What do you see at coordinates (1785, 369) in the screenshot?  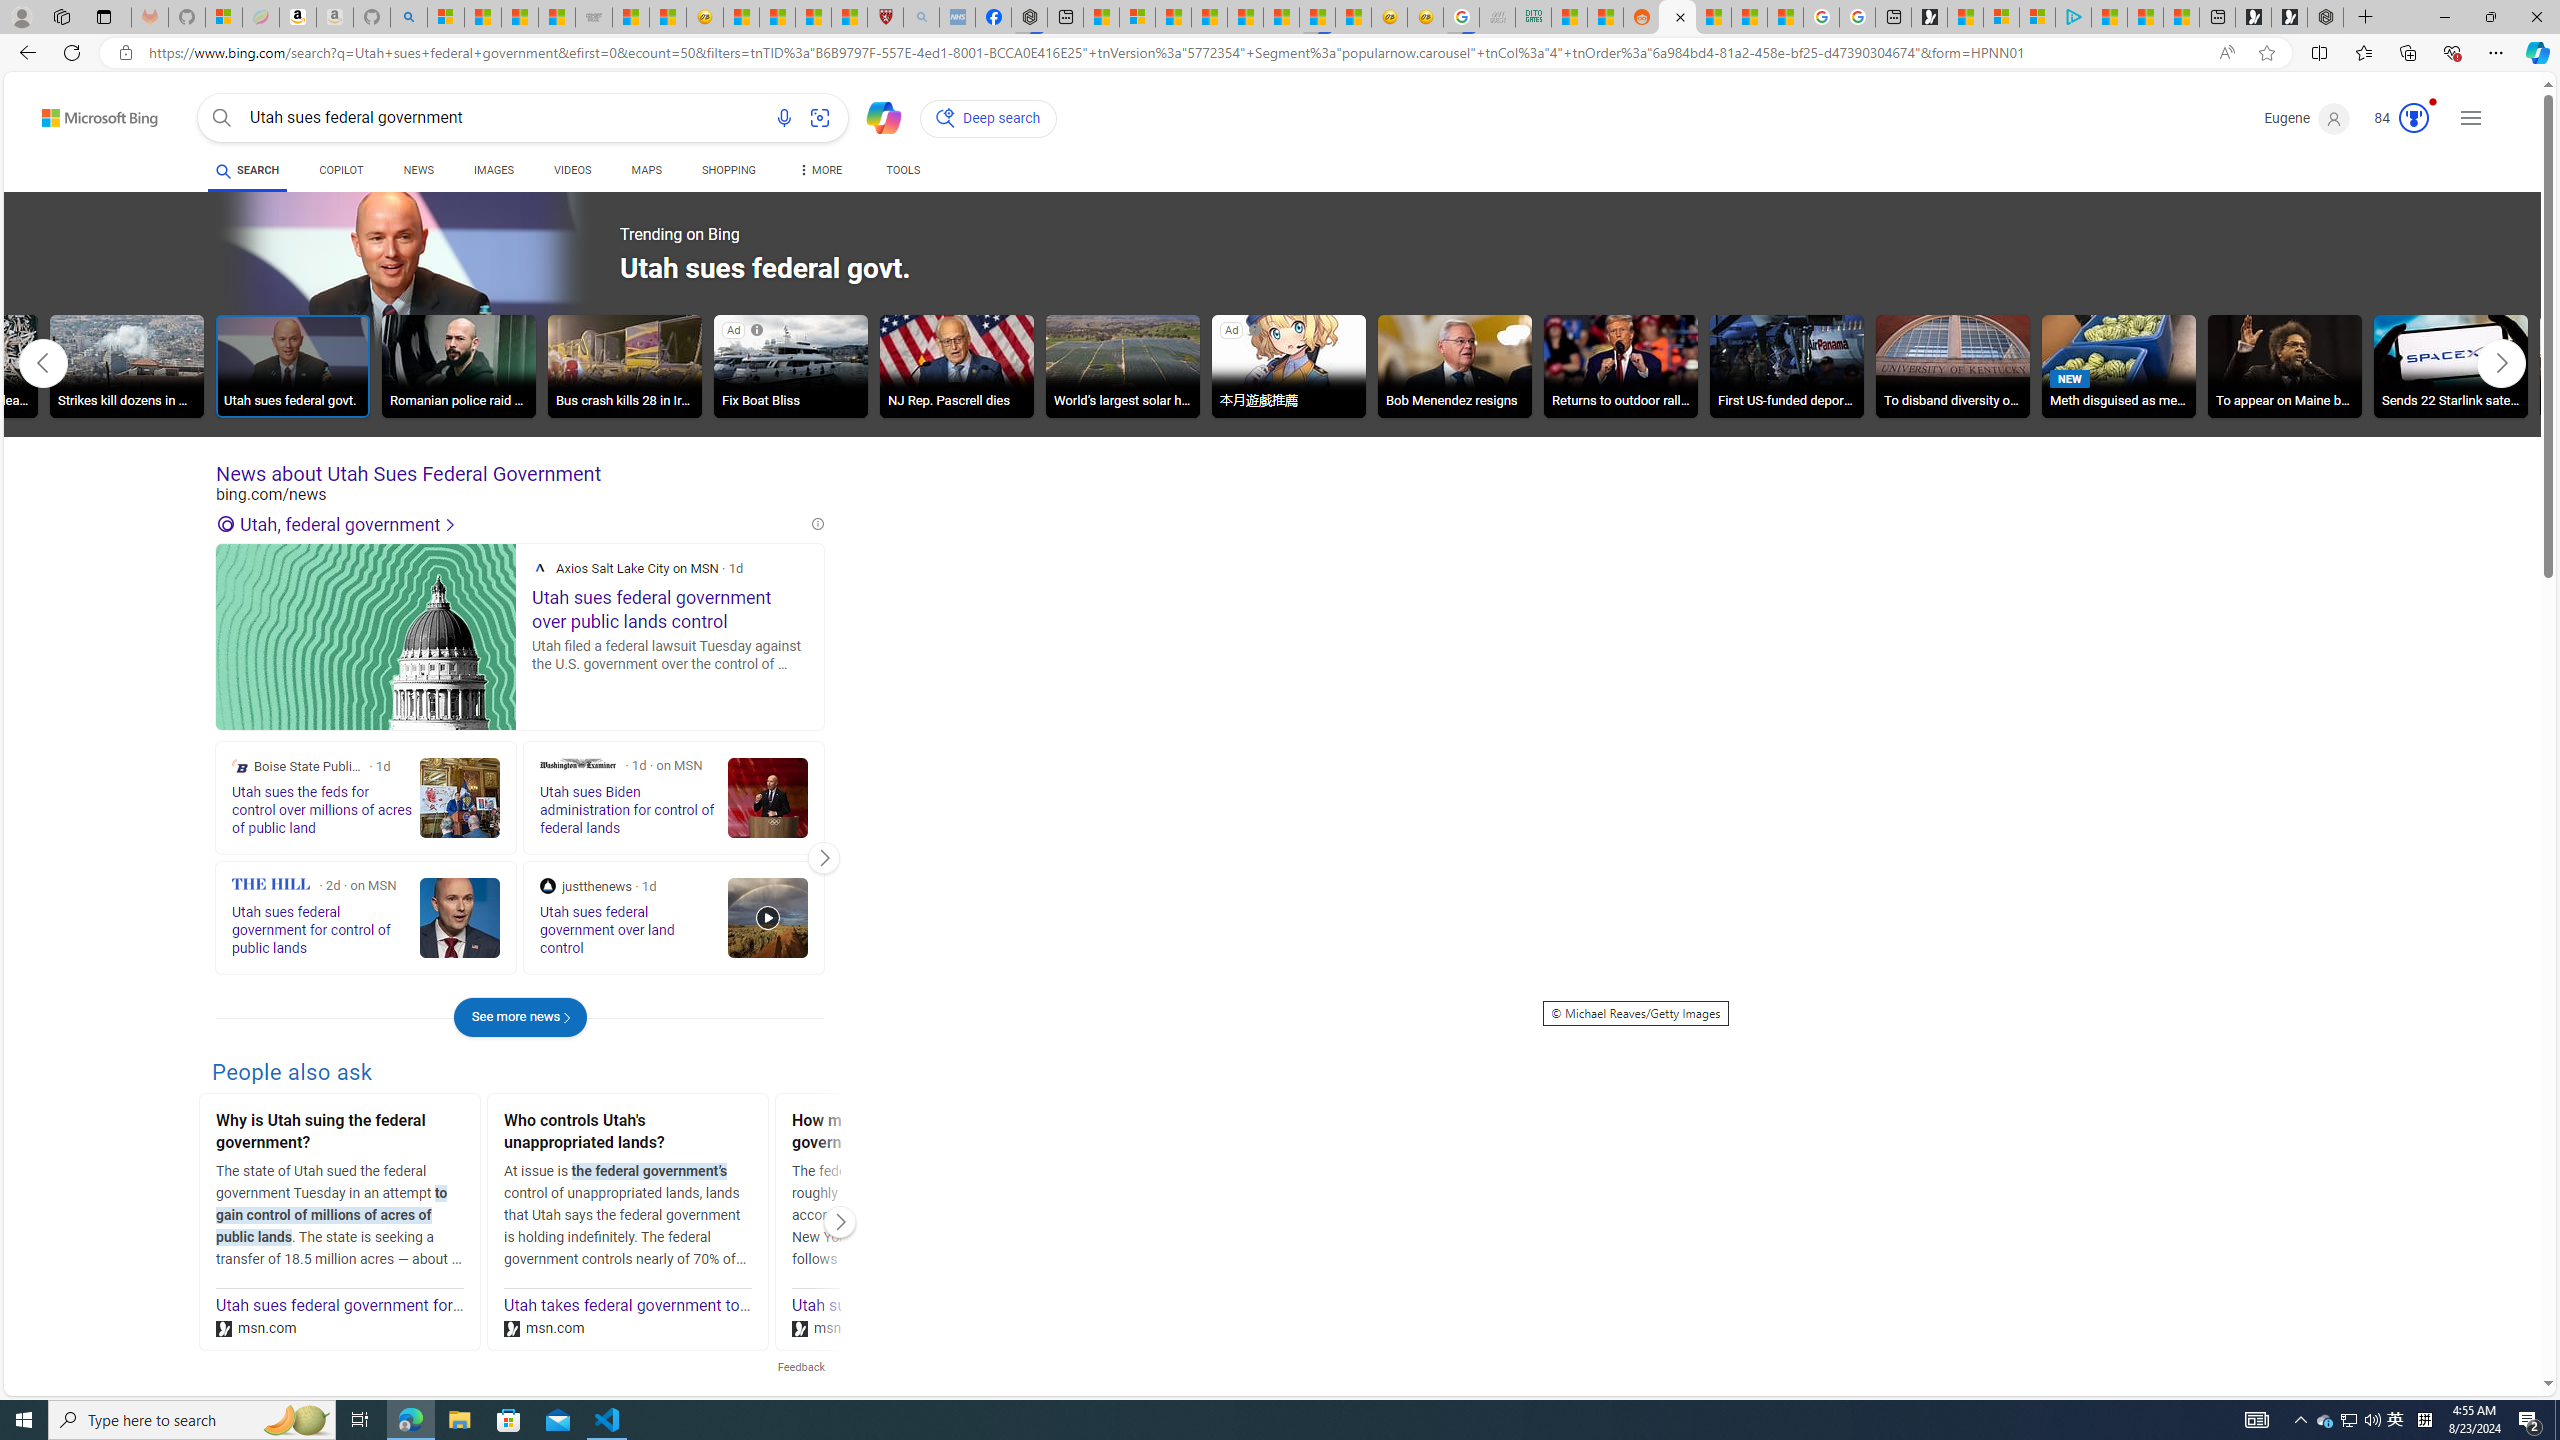 I see `'First US-funded deportation'` at bounding box center [1785, 369].